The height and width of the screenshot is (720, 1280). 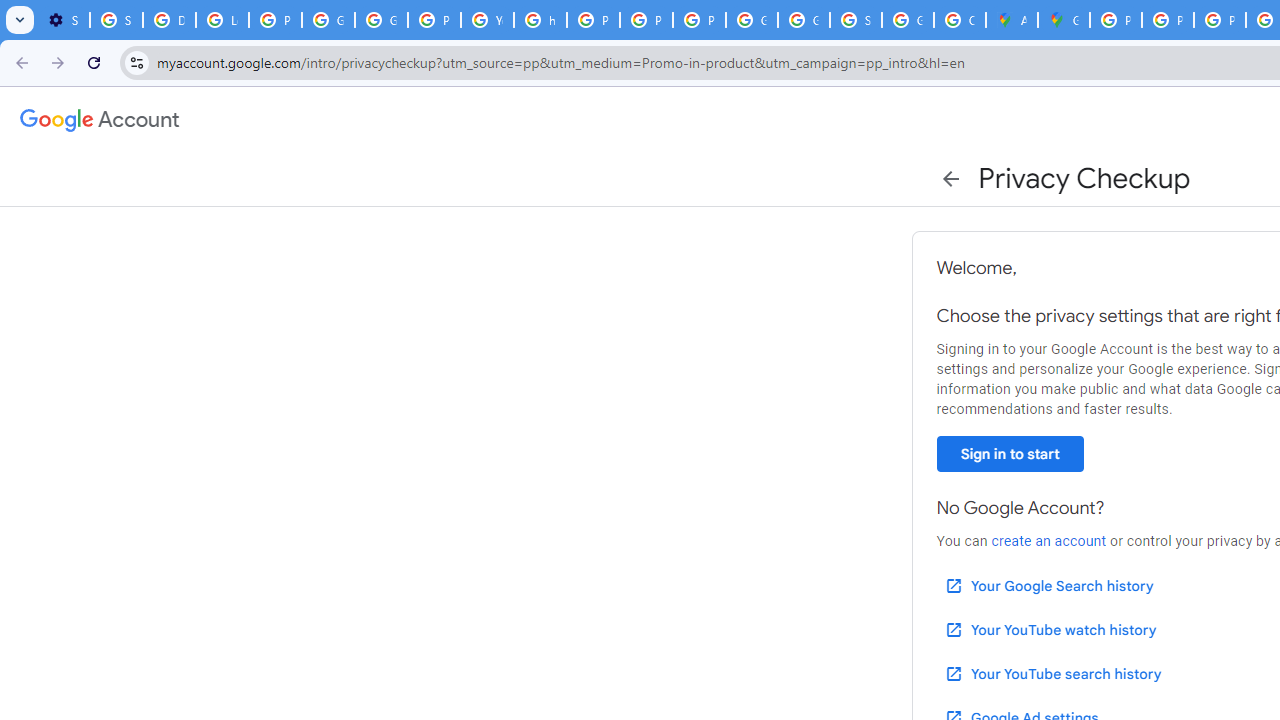 I want to click on 'Your Google Search history', so click(x=1047, y=585).